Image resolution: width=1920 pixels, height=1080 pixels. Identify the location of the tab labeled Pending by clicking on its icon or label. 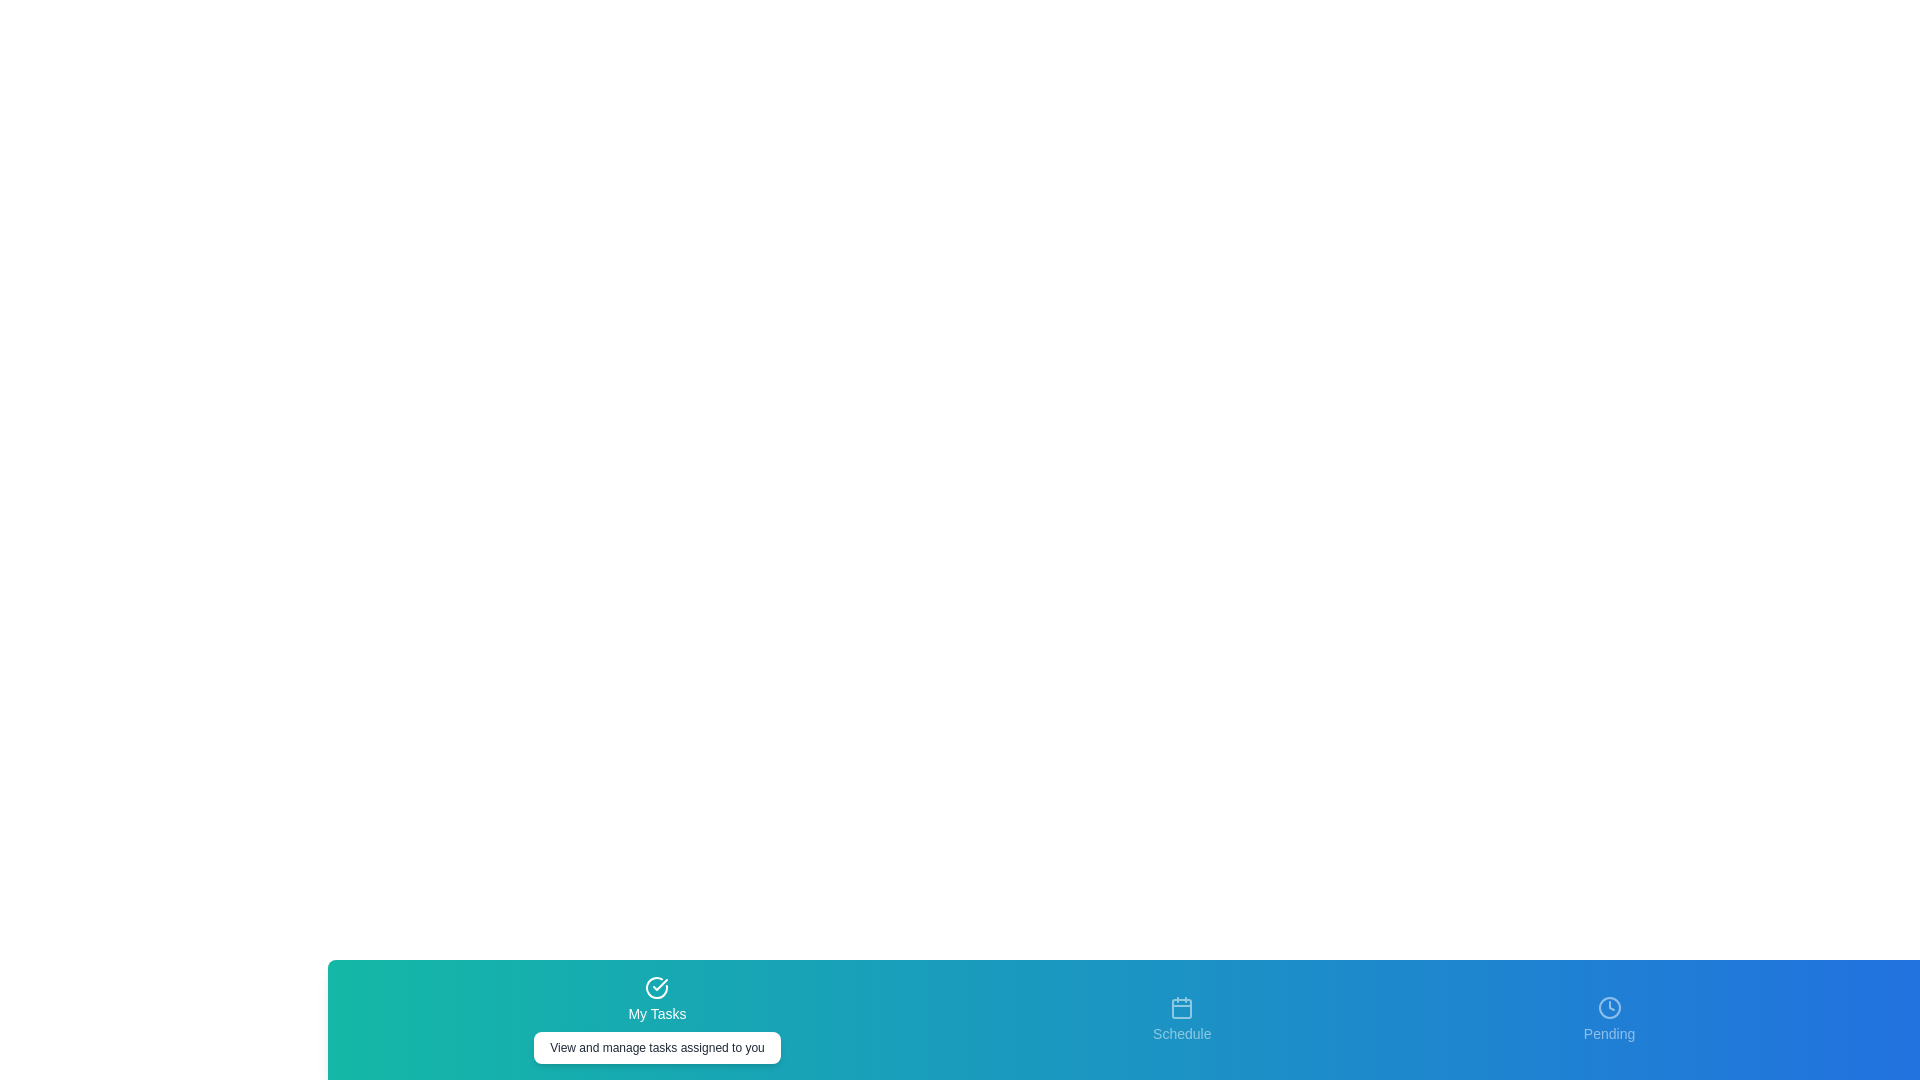
(1609, 1019).